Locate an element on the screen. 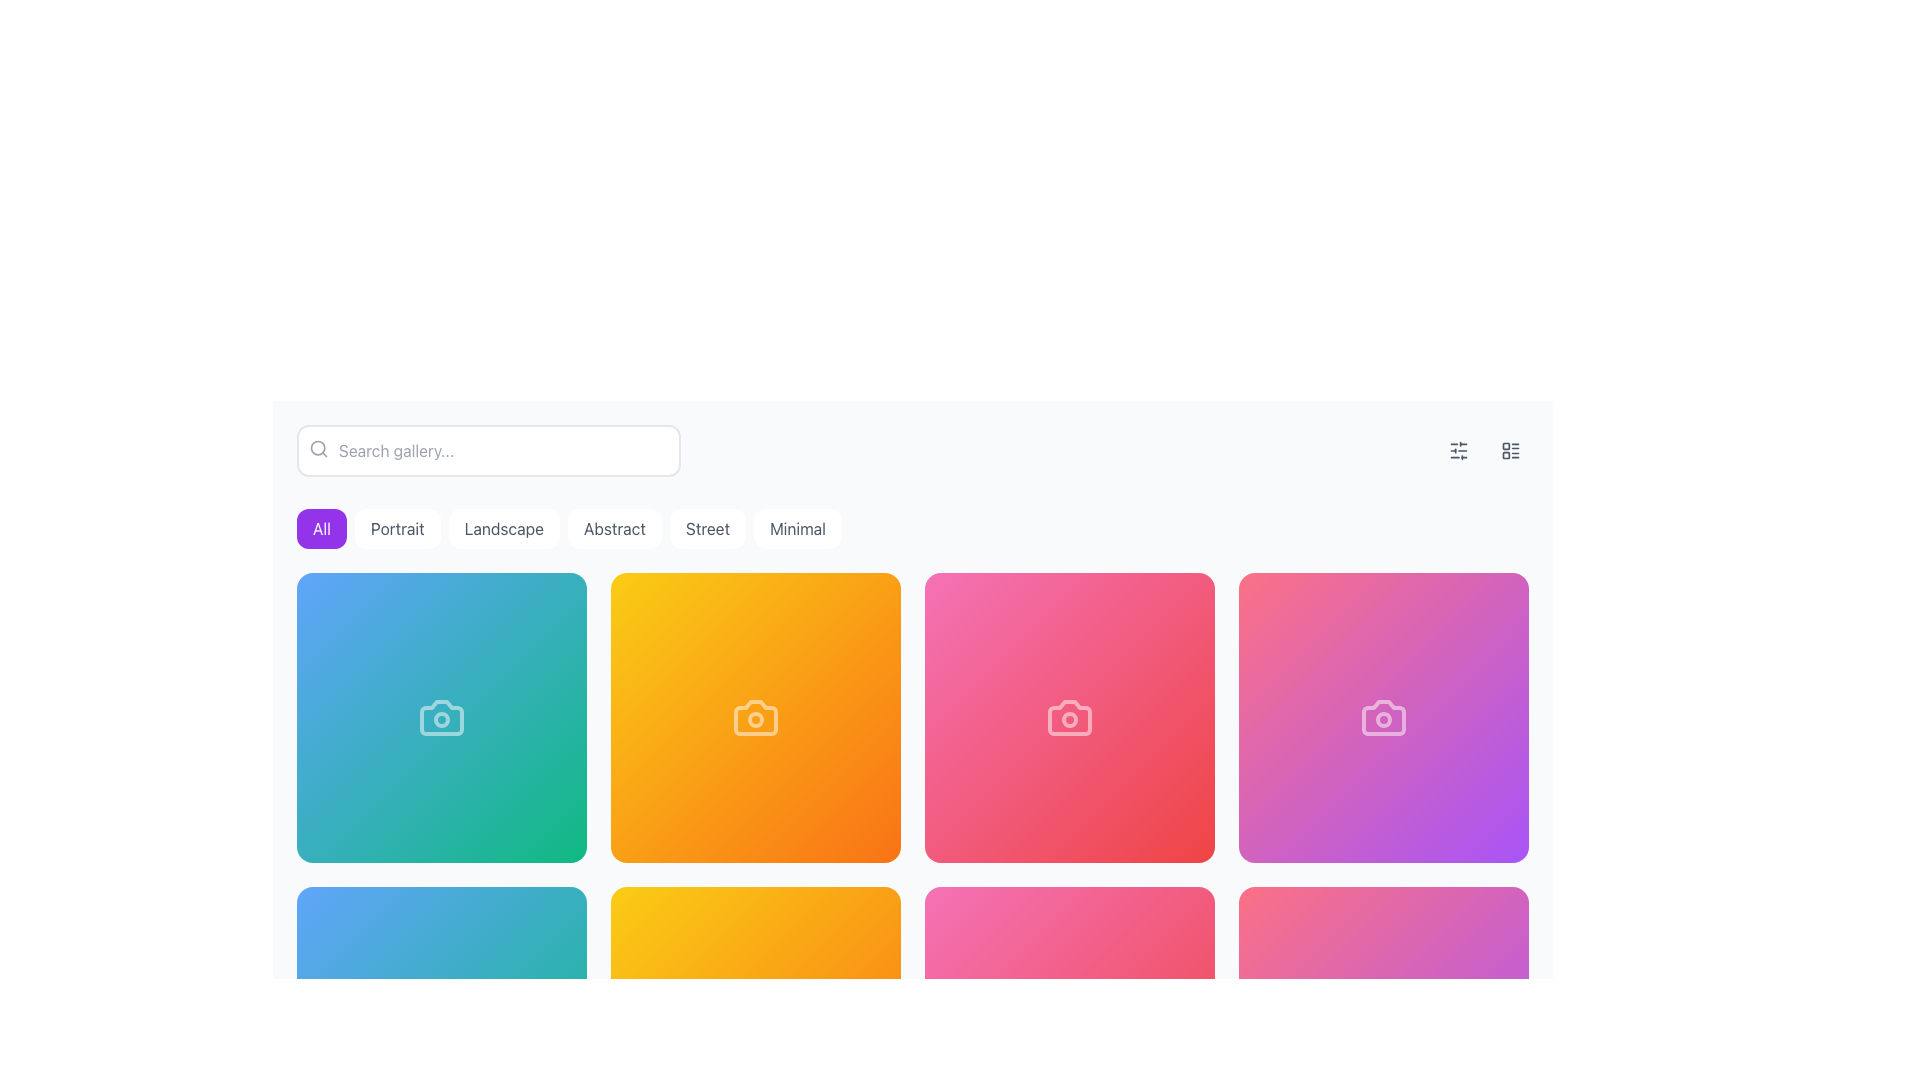  the design of the photography icon located near the bottom center of the layout, which is part of a series of camera icons is located at coordinates (440, 1032).